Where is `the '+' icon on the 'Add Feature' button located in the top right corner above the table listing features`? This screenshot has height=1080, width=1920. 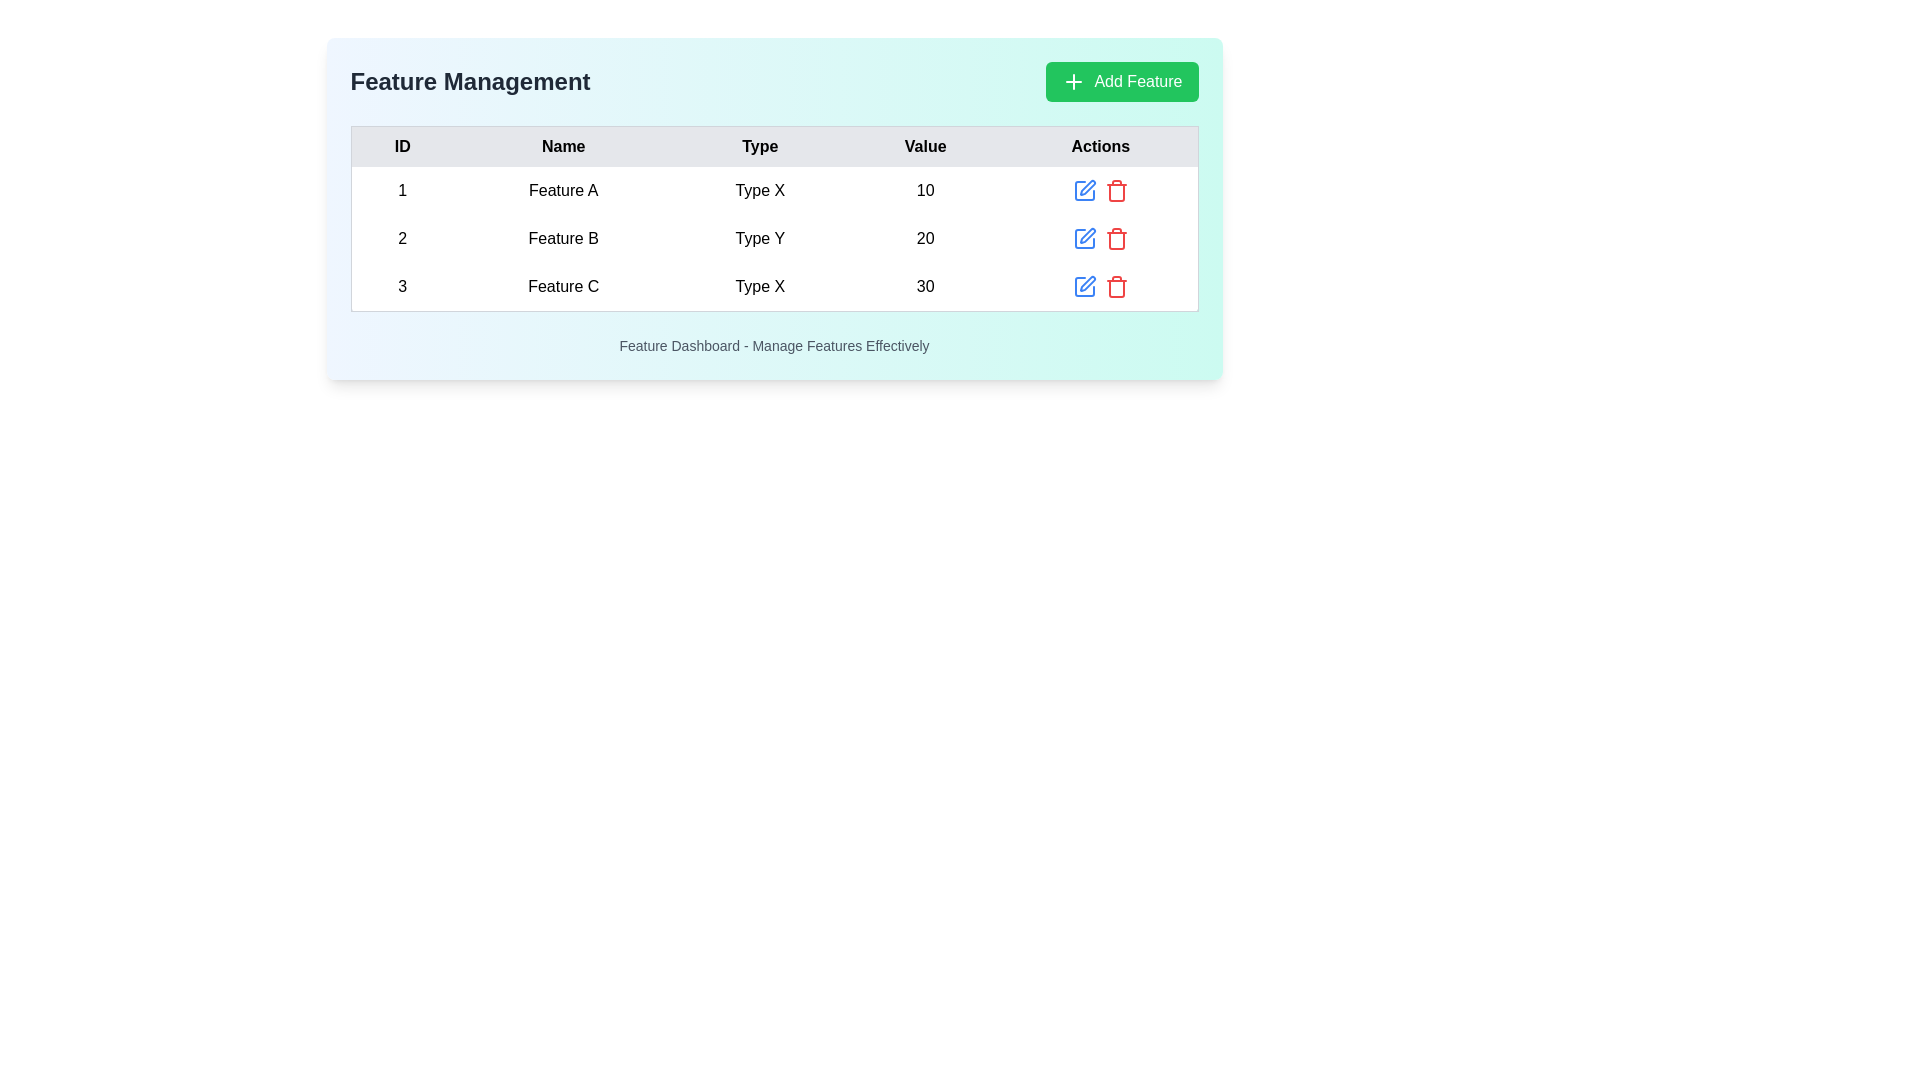 the '+' icon on the 'Add Feature' button located in the top right corner above the table listing features is located at coordinates (1073, 80).